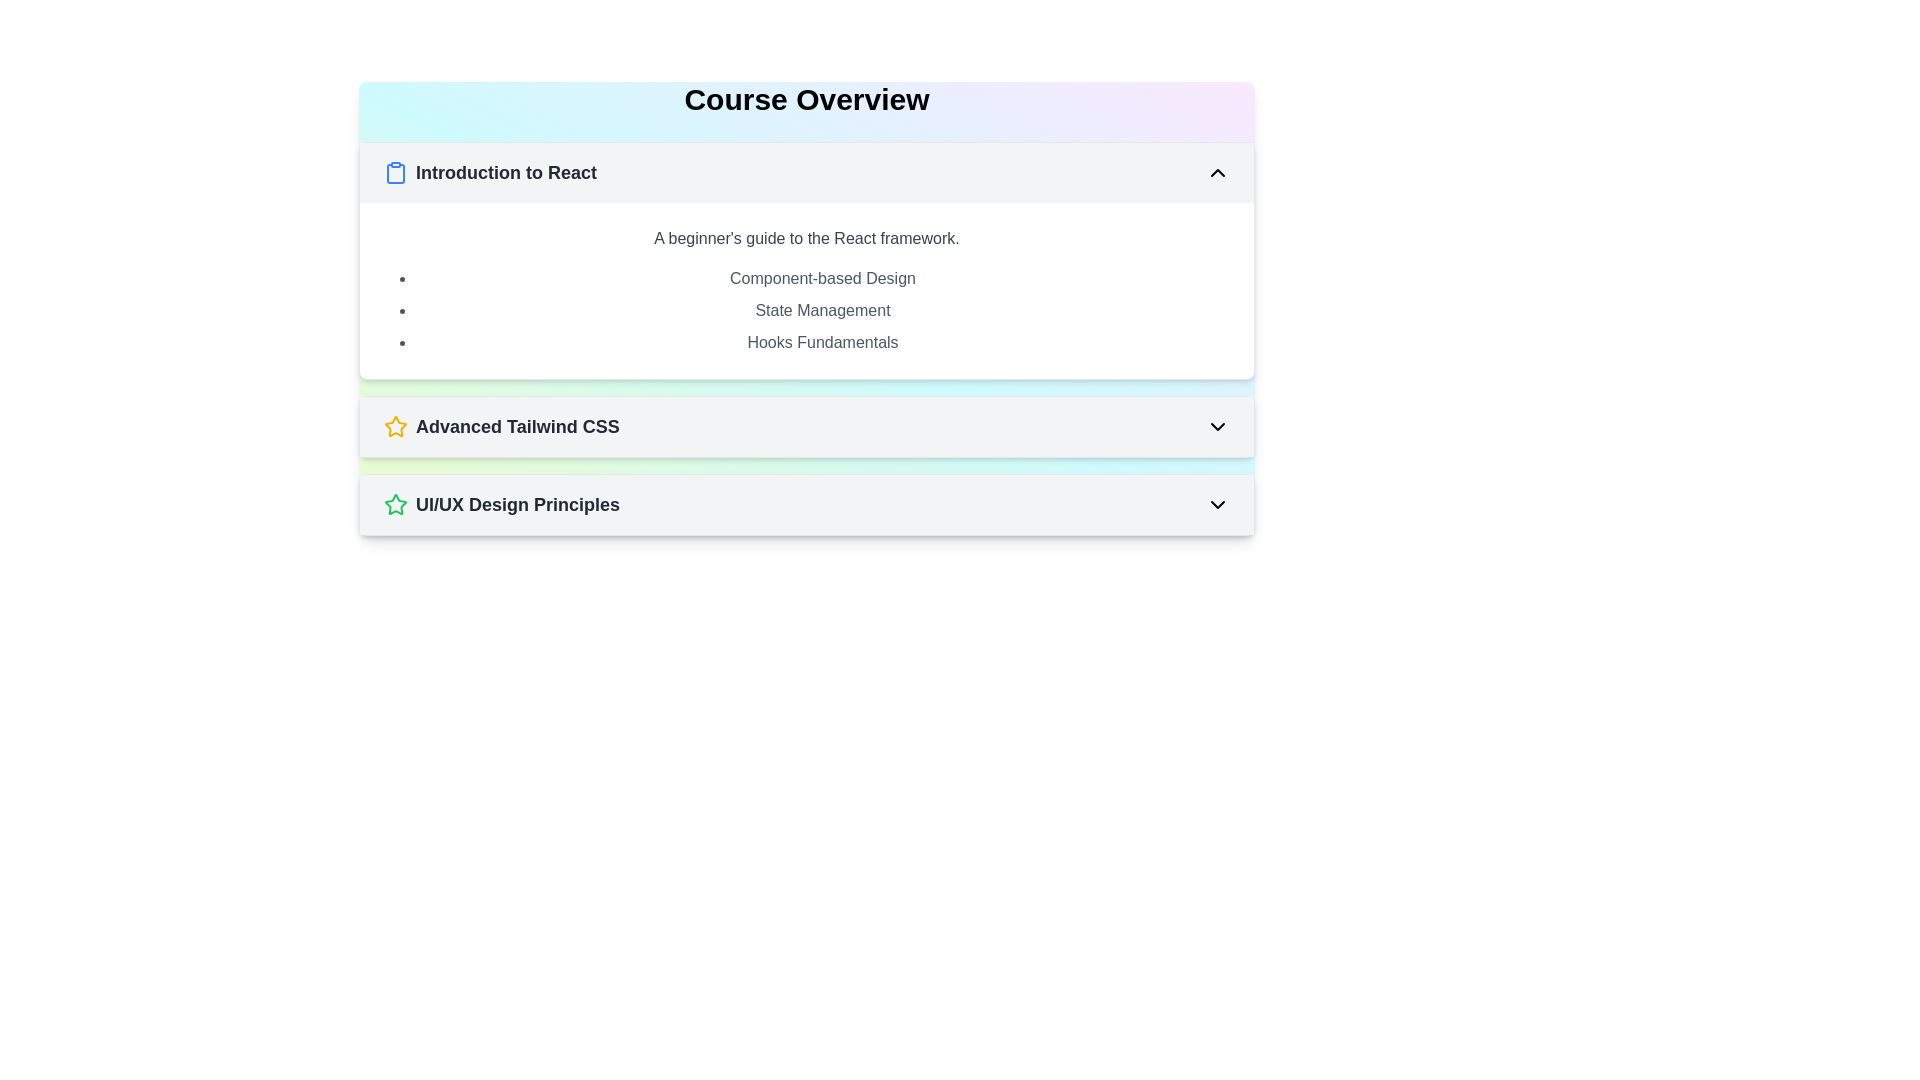 The image size is (1920, 1080). Describe the element at coordinates (395, 172) in the screenshot. I see `the clipboard icon located to the left of the 'Introduction to React' text` at that location.